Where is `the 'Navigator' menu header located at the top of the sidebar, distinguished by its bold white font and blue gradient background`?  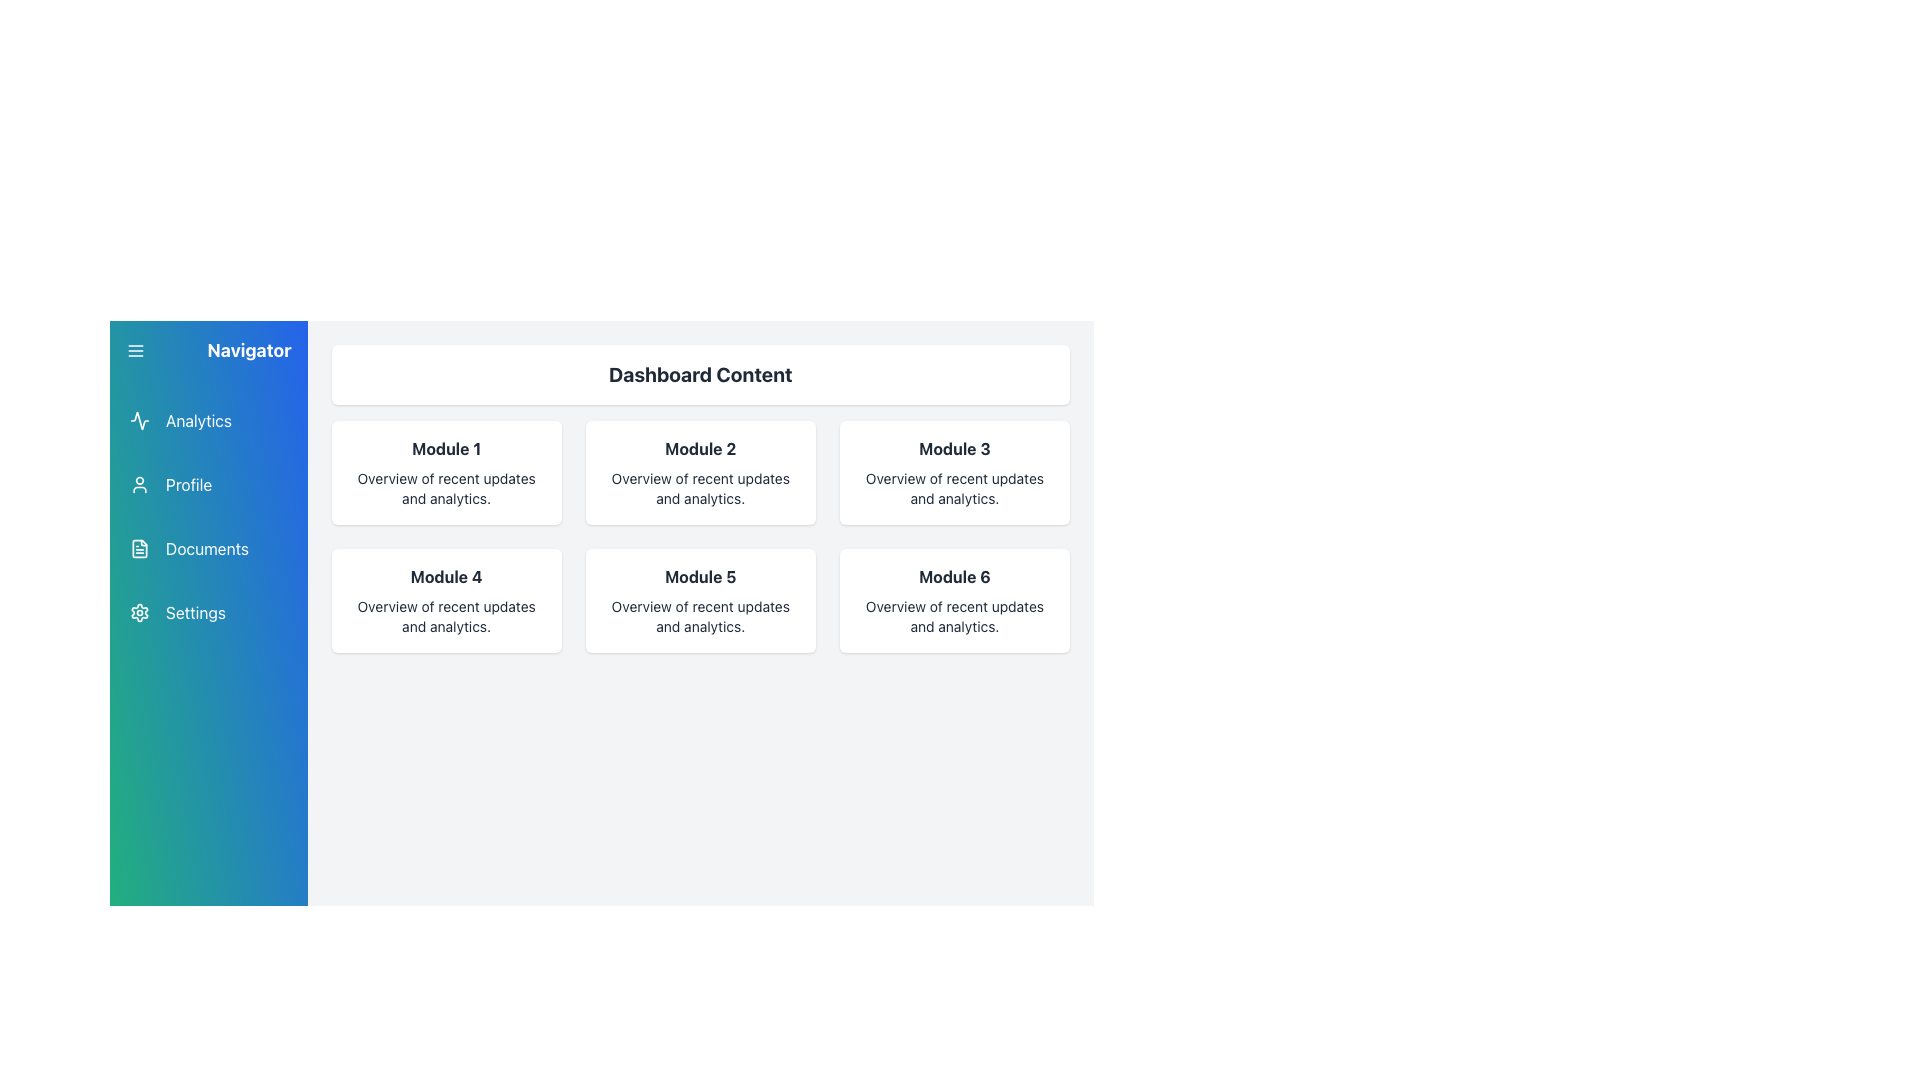 the 'Navigator' menu header located at the top of the sidebar, distinguished by its bold white font and blue gradient background is located at coordinates (208, 350).